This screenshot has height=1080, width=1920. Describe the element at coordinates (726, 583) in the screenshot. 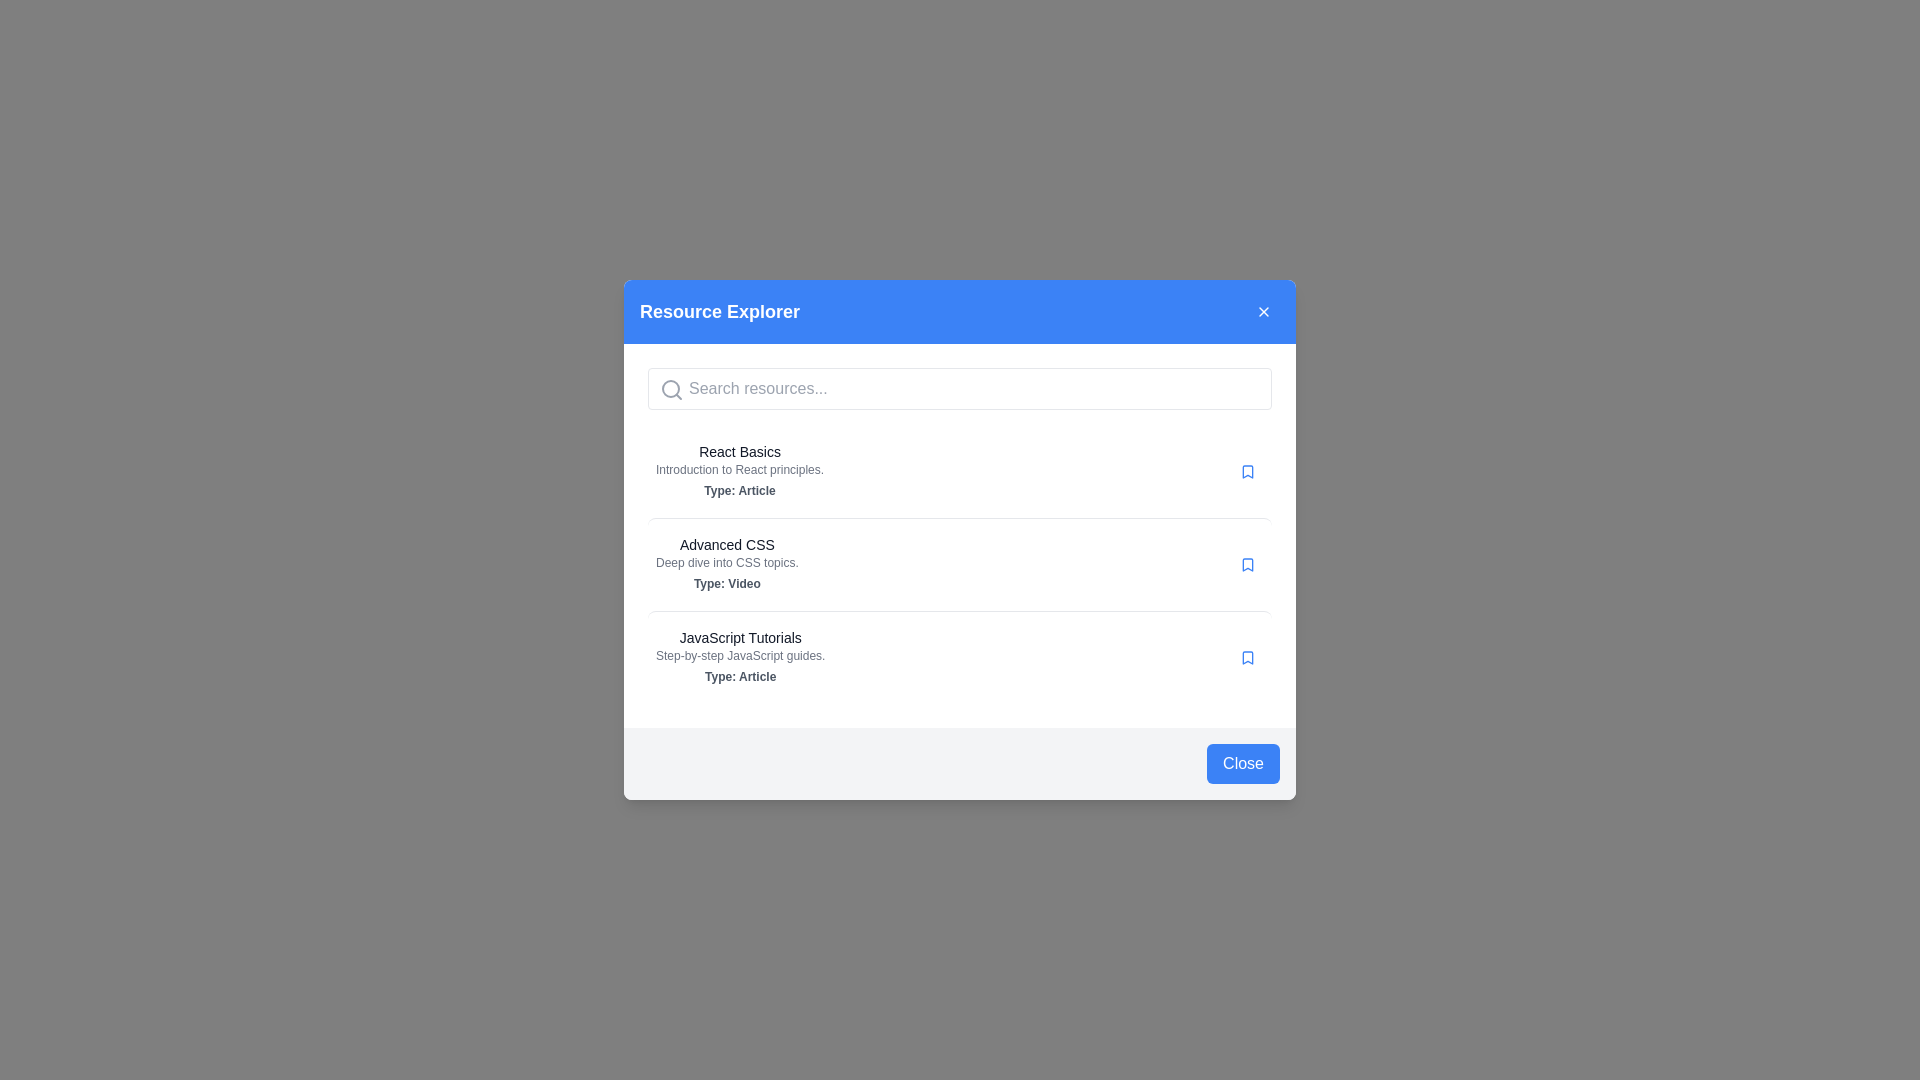

I see `the Text label that displays 'Type: Video' indicating the format of the resource titled 'Advanced CSS', located below the subtitle 'Deep dive into CSS topics'` at that location.